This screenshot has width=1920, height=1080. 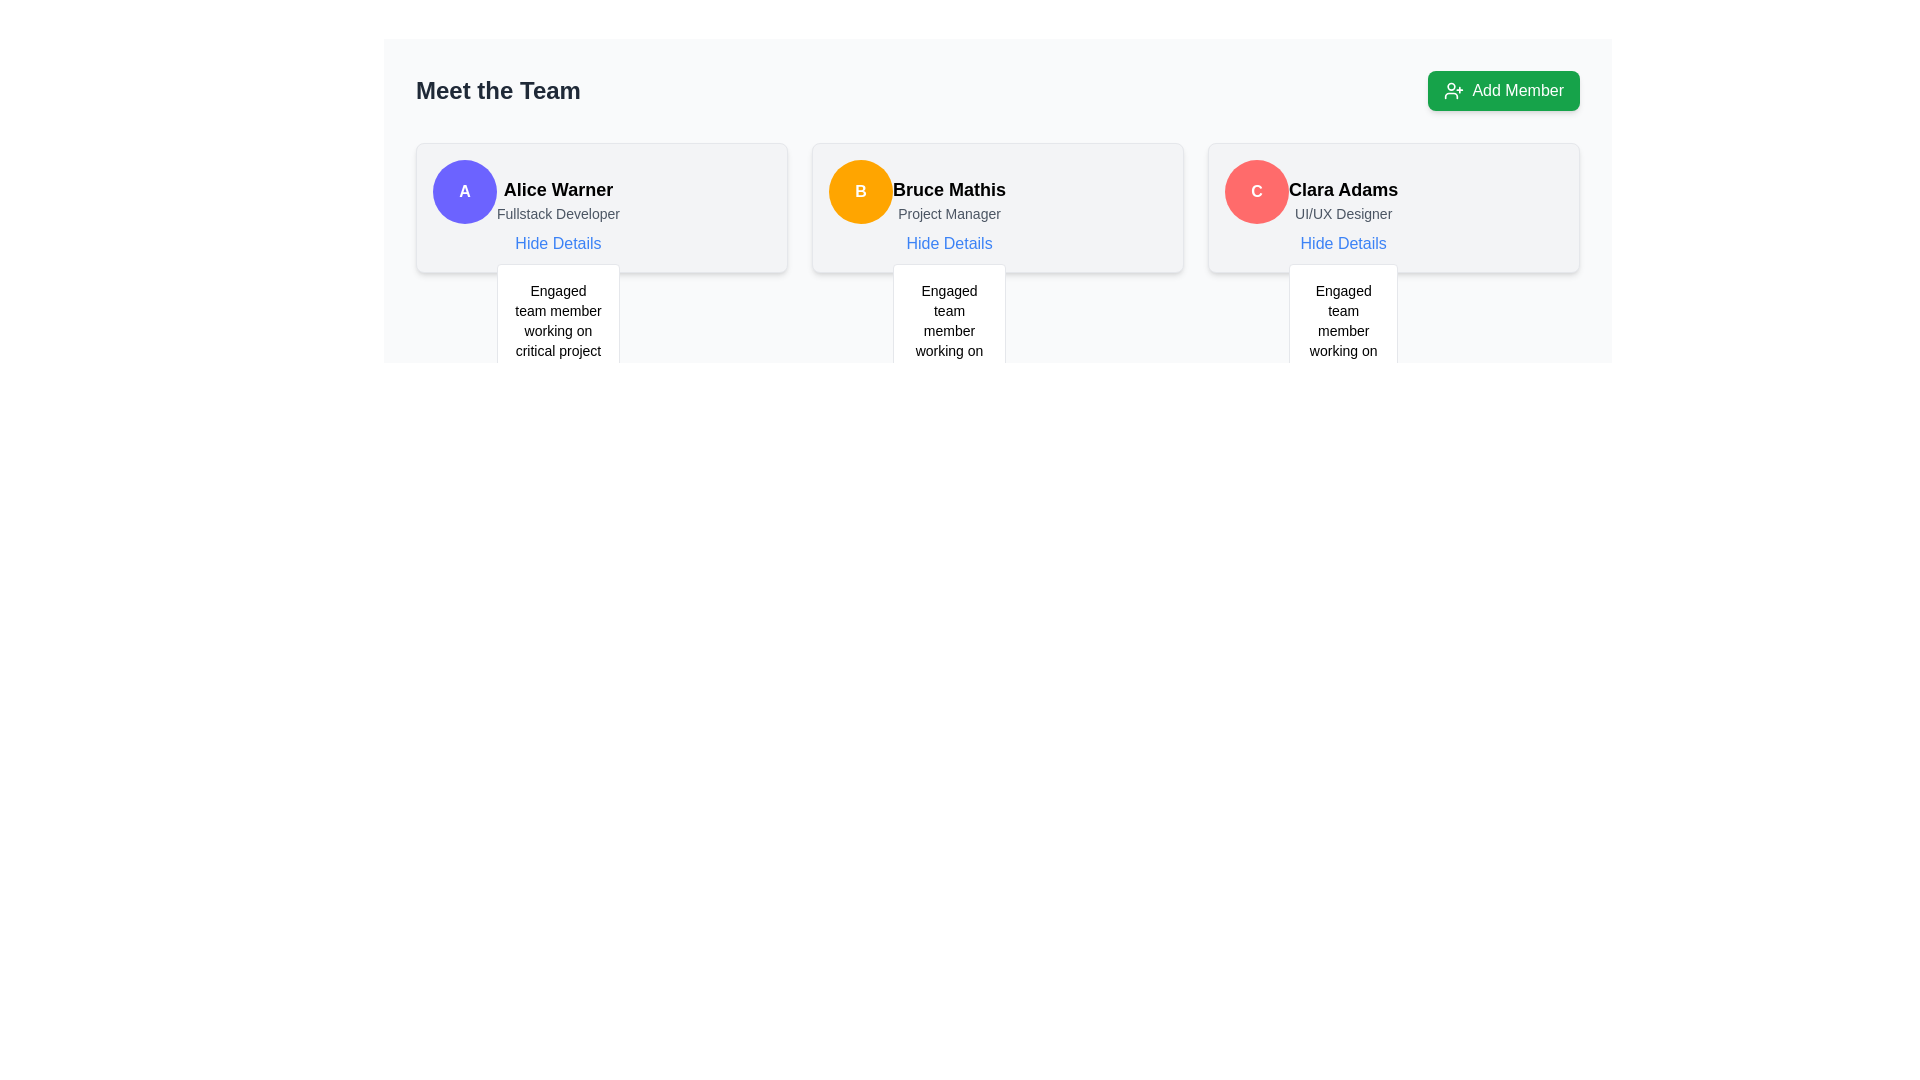 I want to click on the 'Add Member' icon located inside the green rounded rectangular button in the top-right corner of the interface, so click(x=1454, y=91).